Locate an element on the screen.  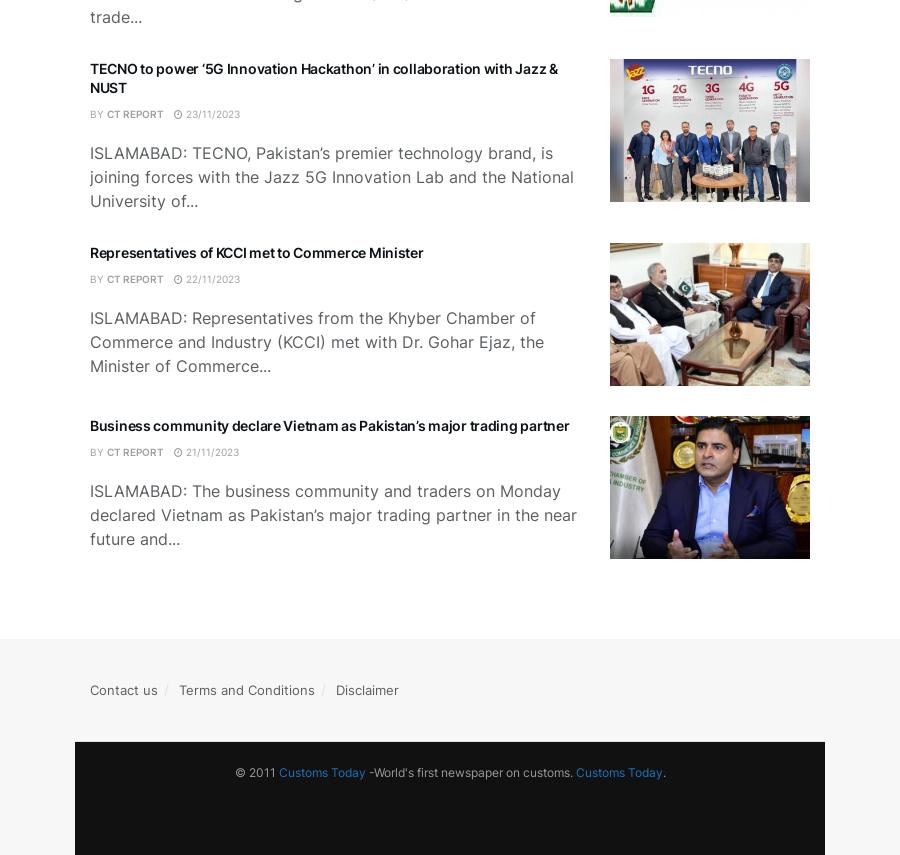
'Contact us' is located at coordinates (124, 689).